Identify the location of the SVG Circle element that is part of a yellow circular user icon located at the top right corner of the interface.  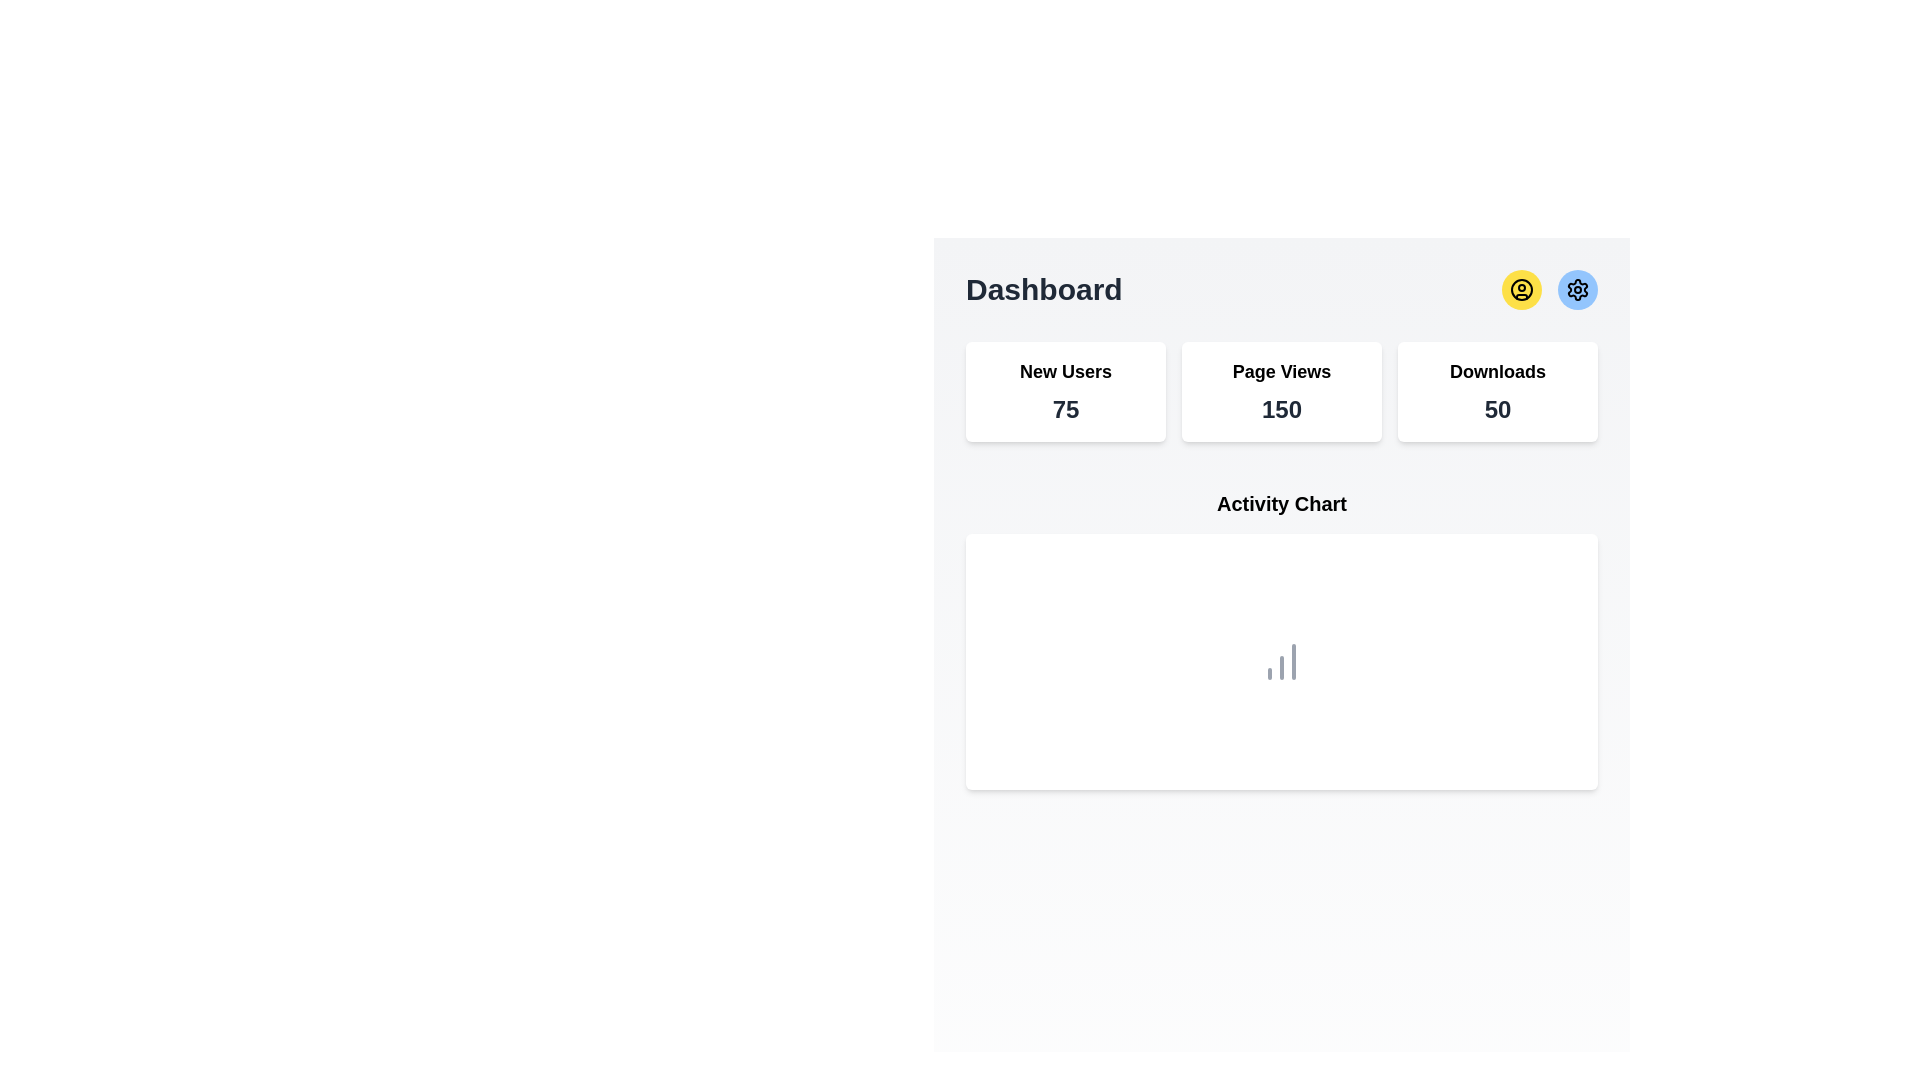
(1520, 289).